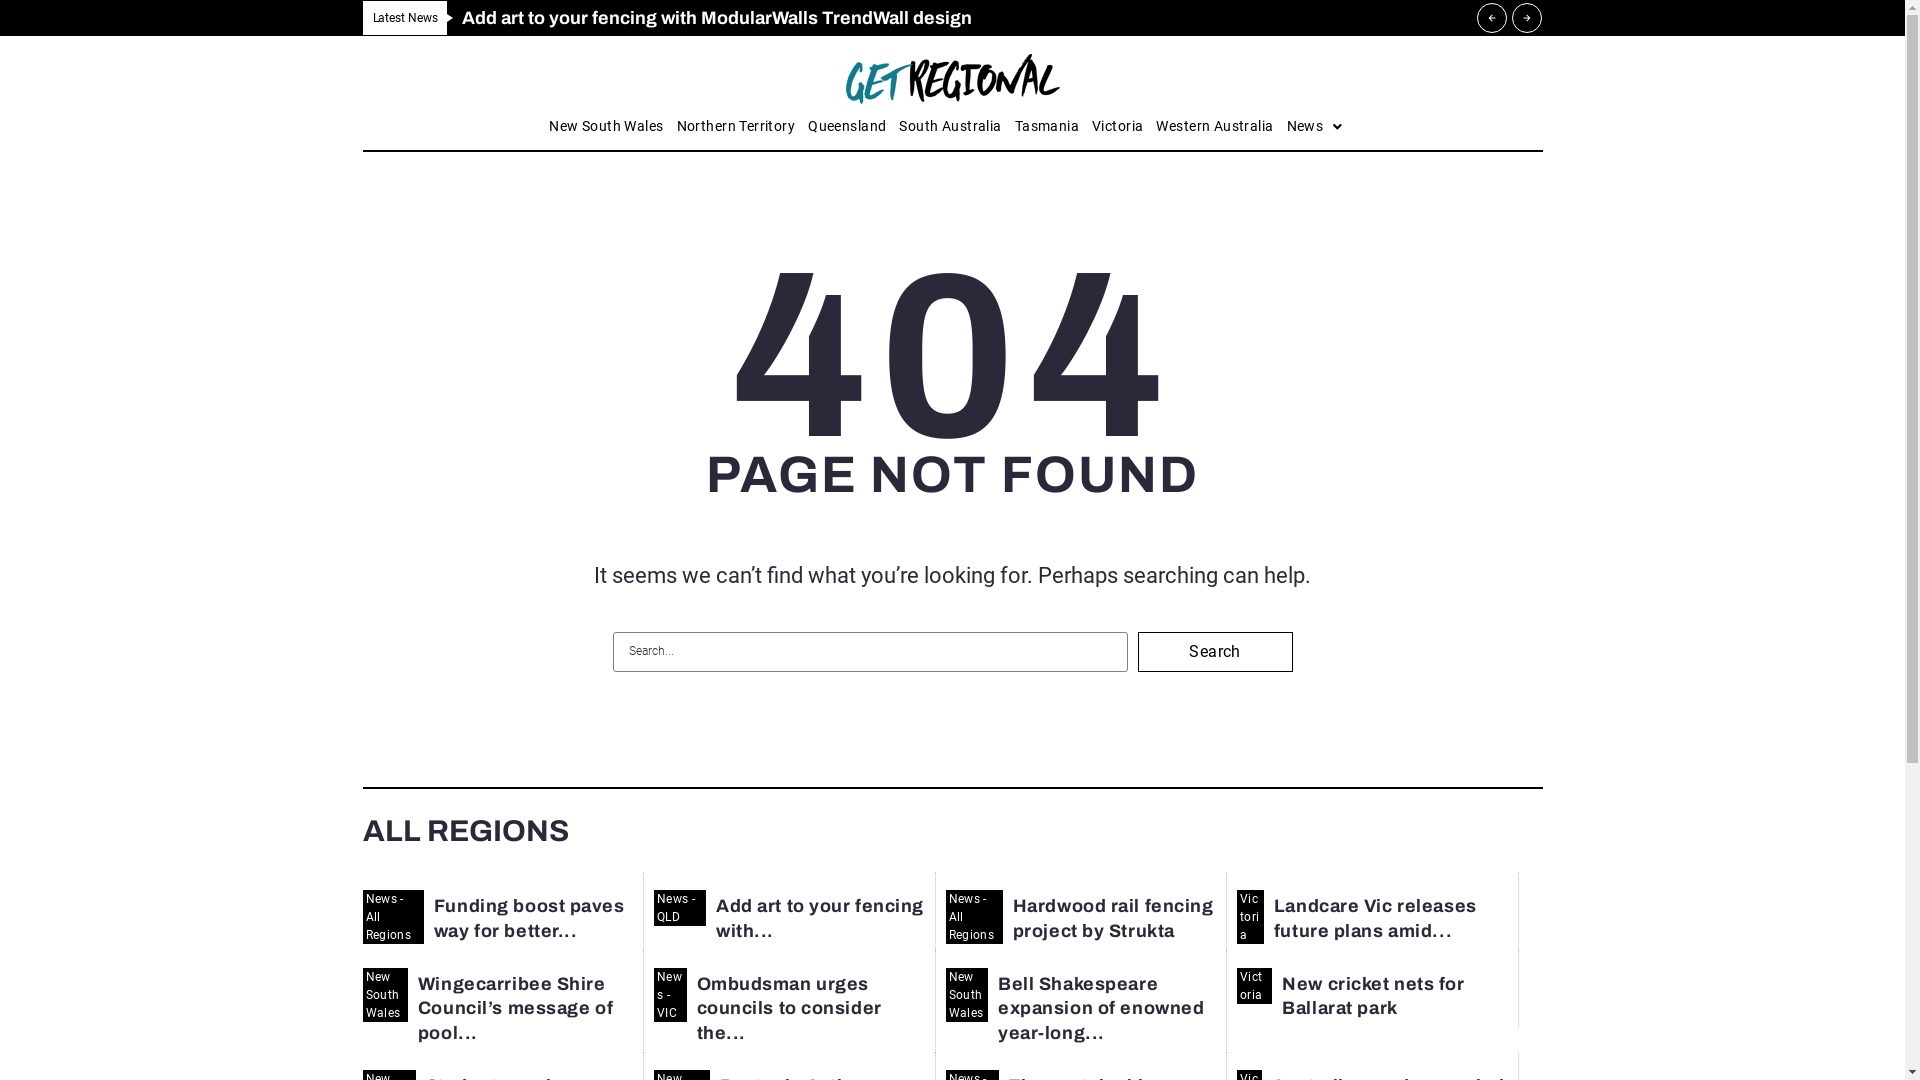 The height and width of the screenshot is (1080, 1920). I want to click on 'Northern Territory', so click(735, 126).